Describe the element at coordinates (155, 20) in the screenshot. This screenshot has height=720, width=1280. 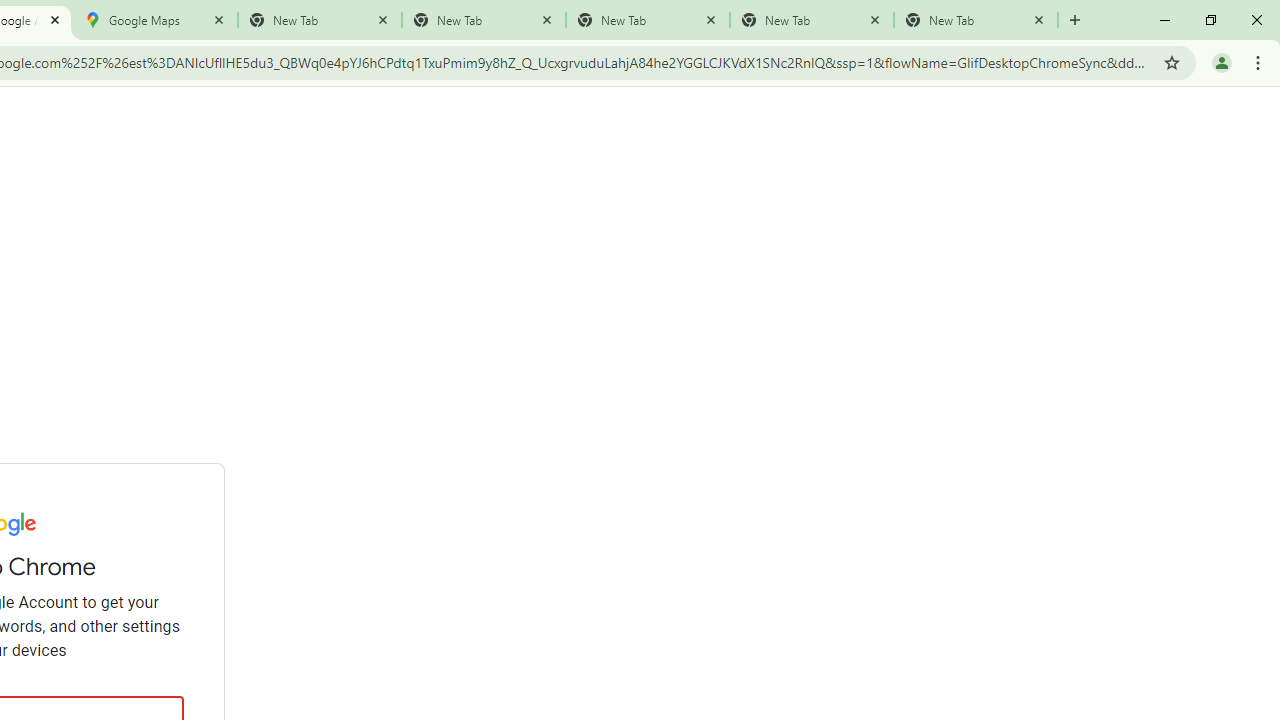
I see `'Google Maps'` at that location.